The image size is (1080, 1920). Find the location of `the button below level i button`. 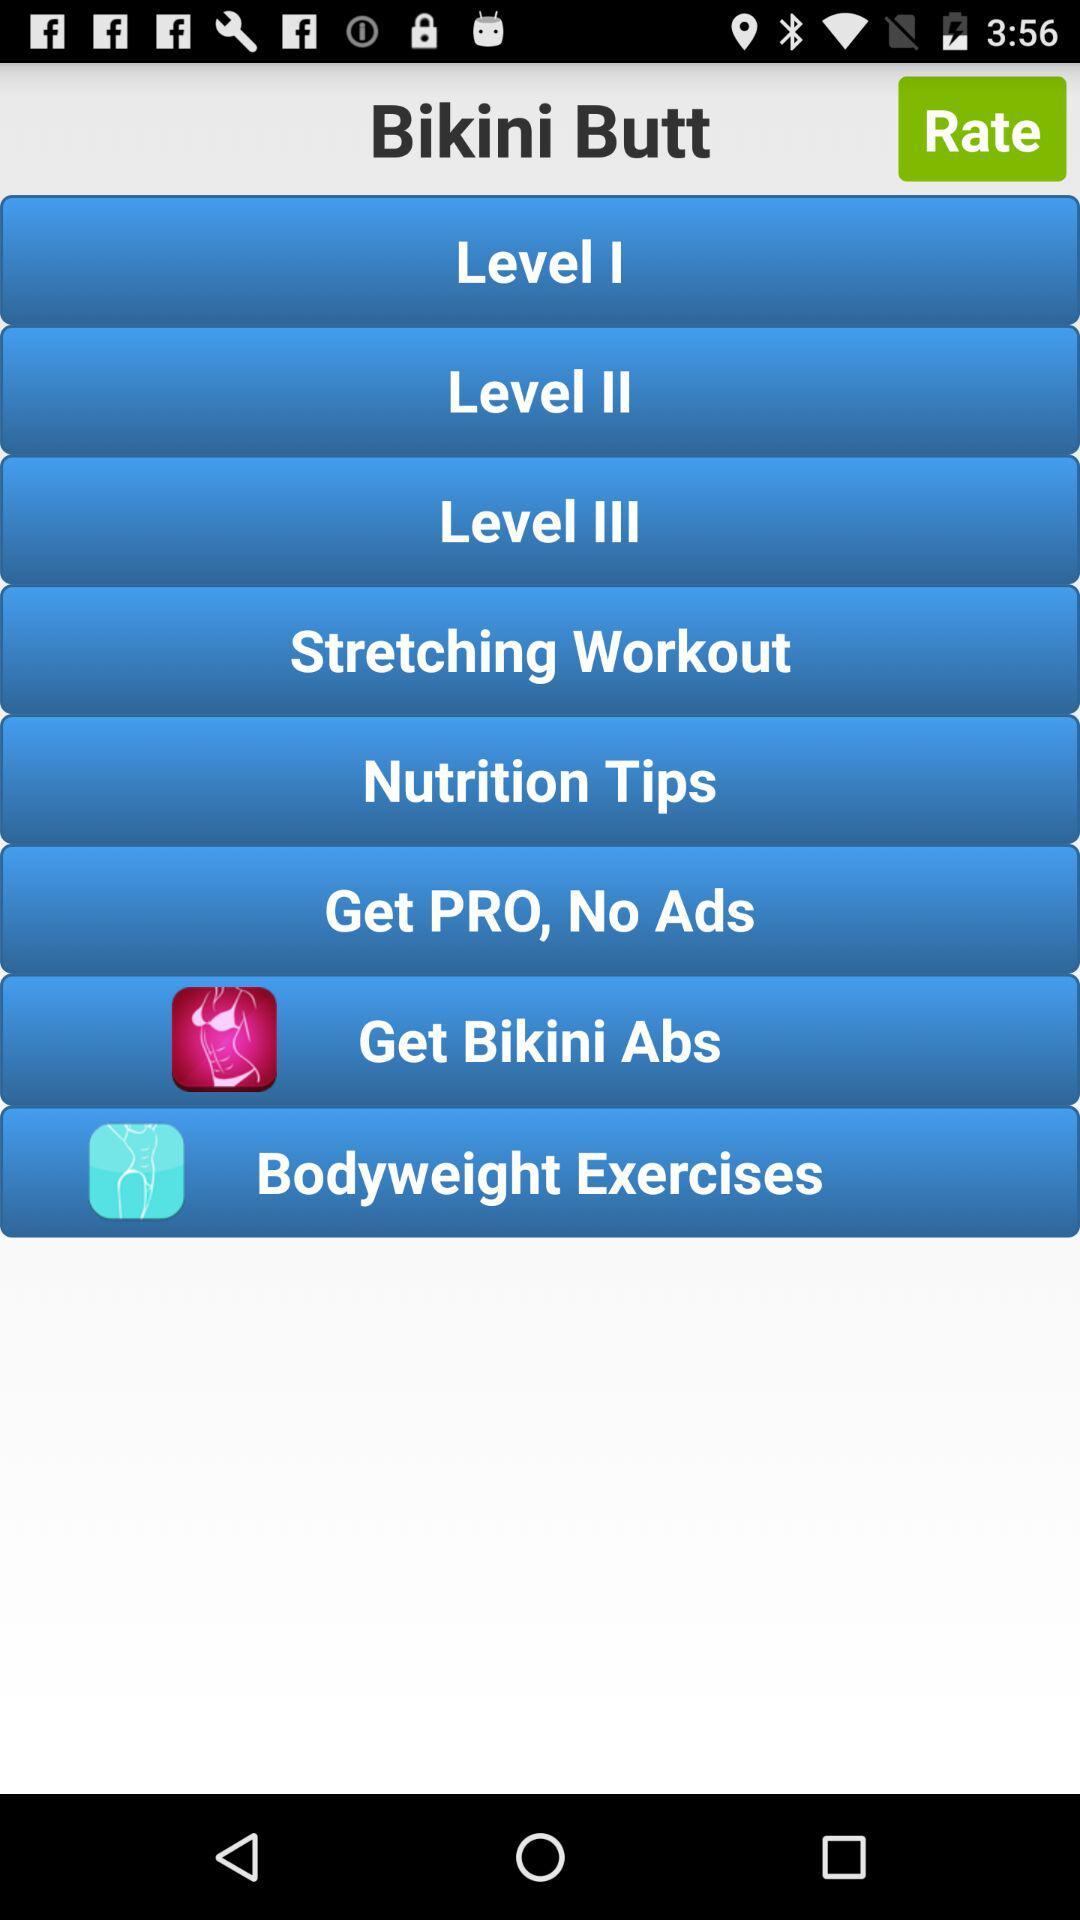

the button below level i button is located at coordinates (540, 389).